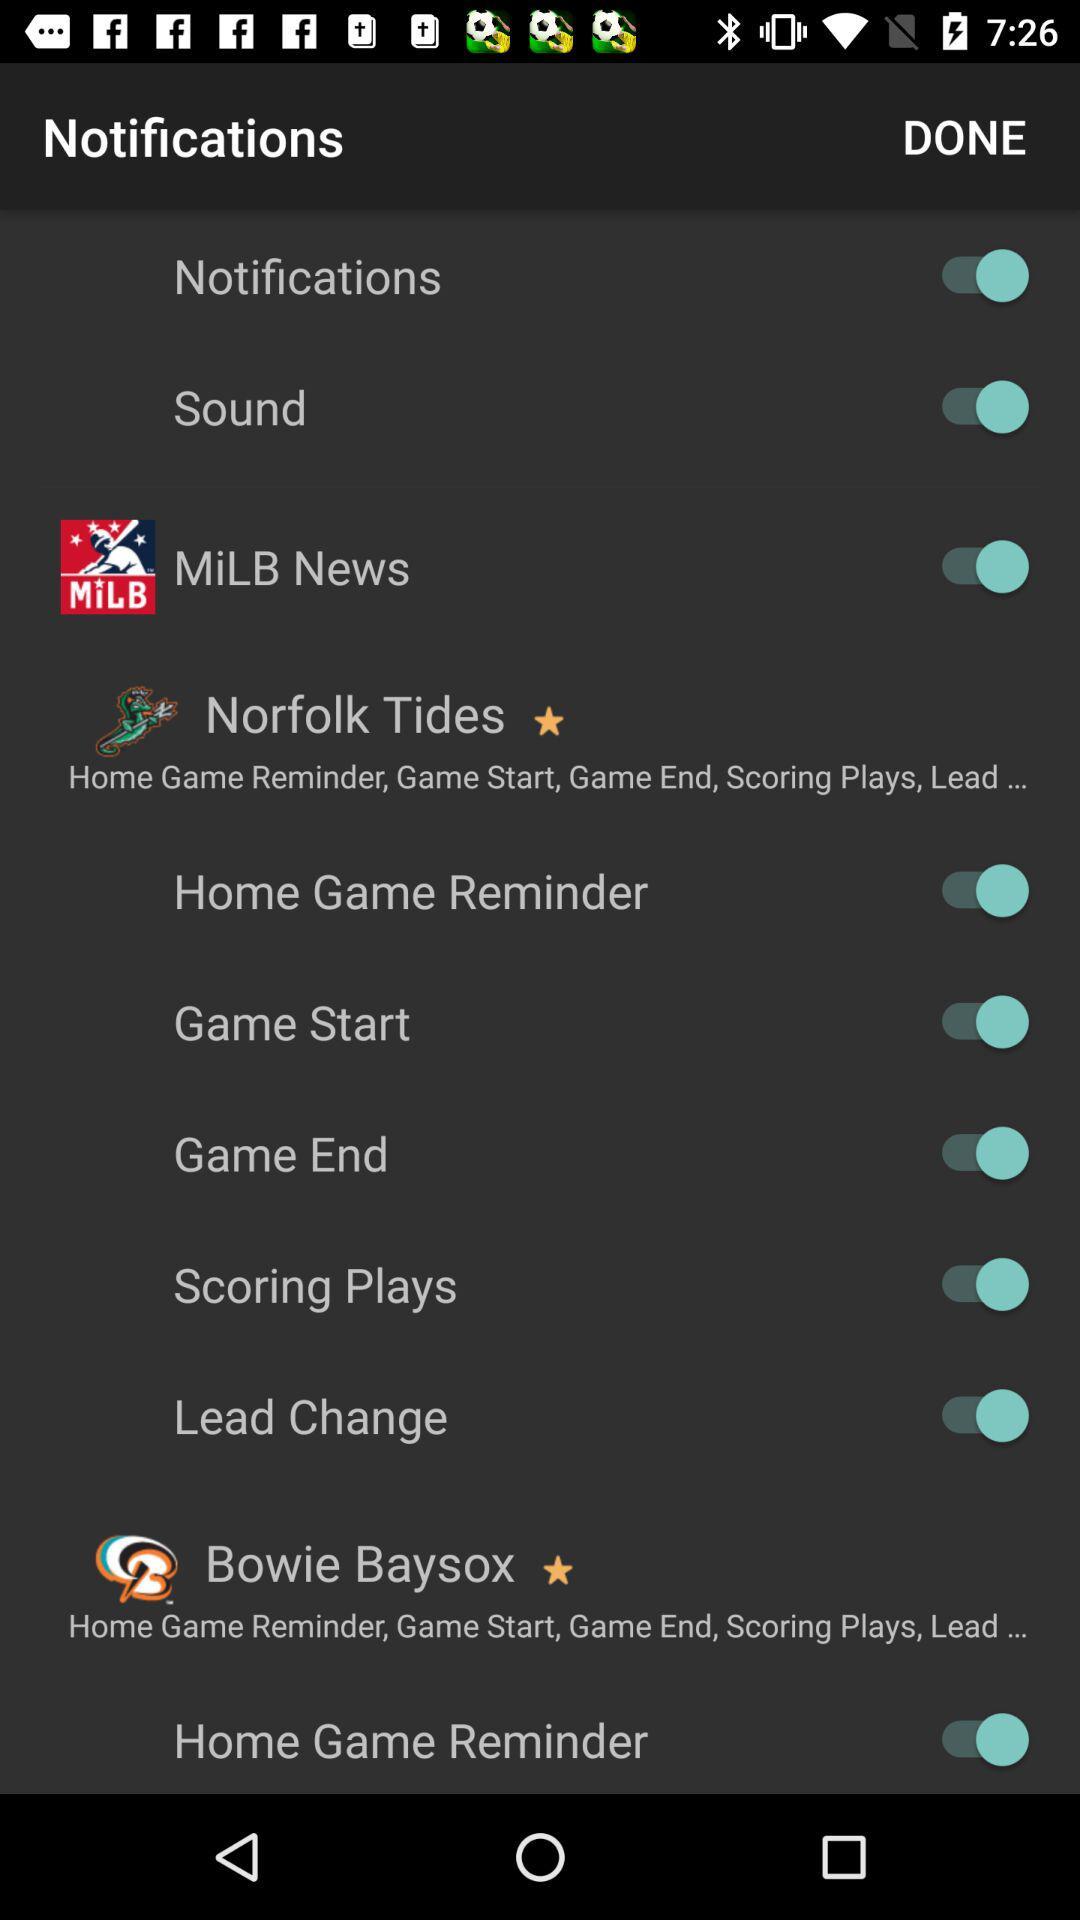  I want to click on scoring plays, so click(974, 1284).